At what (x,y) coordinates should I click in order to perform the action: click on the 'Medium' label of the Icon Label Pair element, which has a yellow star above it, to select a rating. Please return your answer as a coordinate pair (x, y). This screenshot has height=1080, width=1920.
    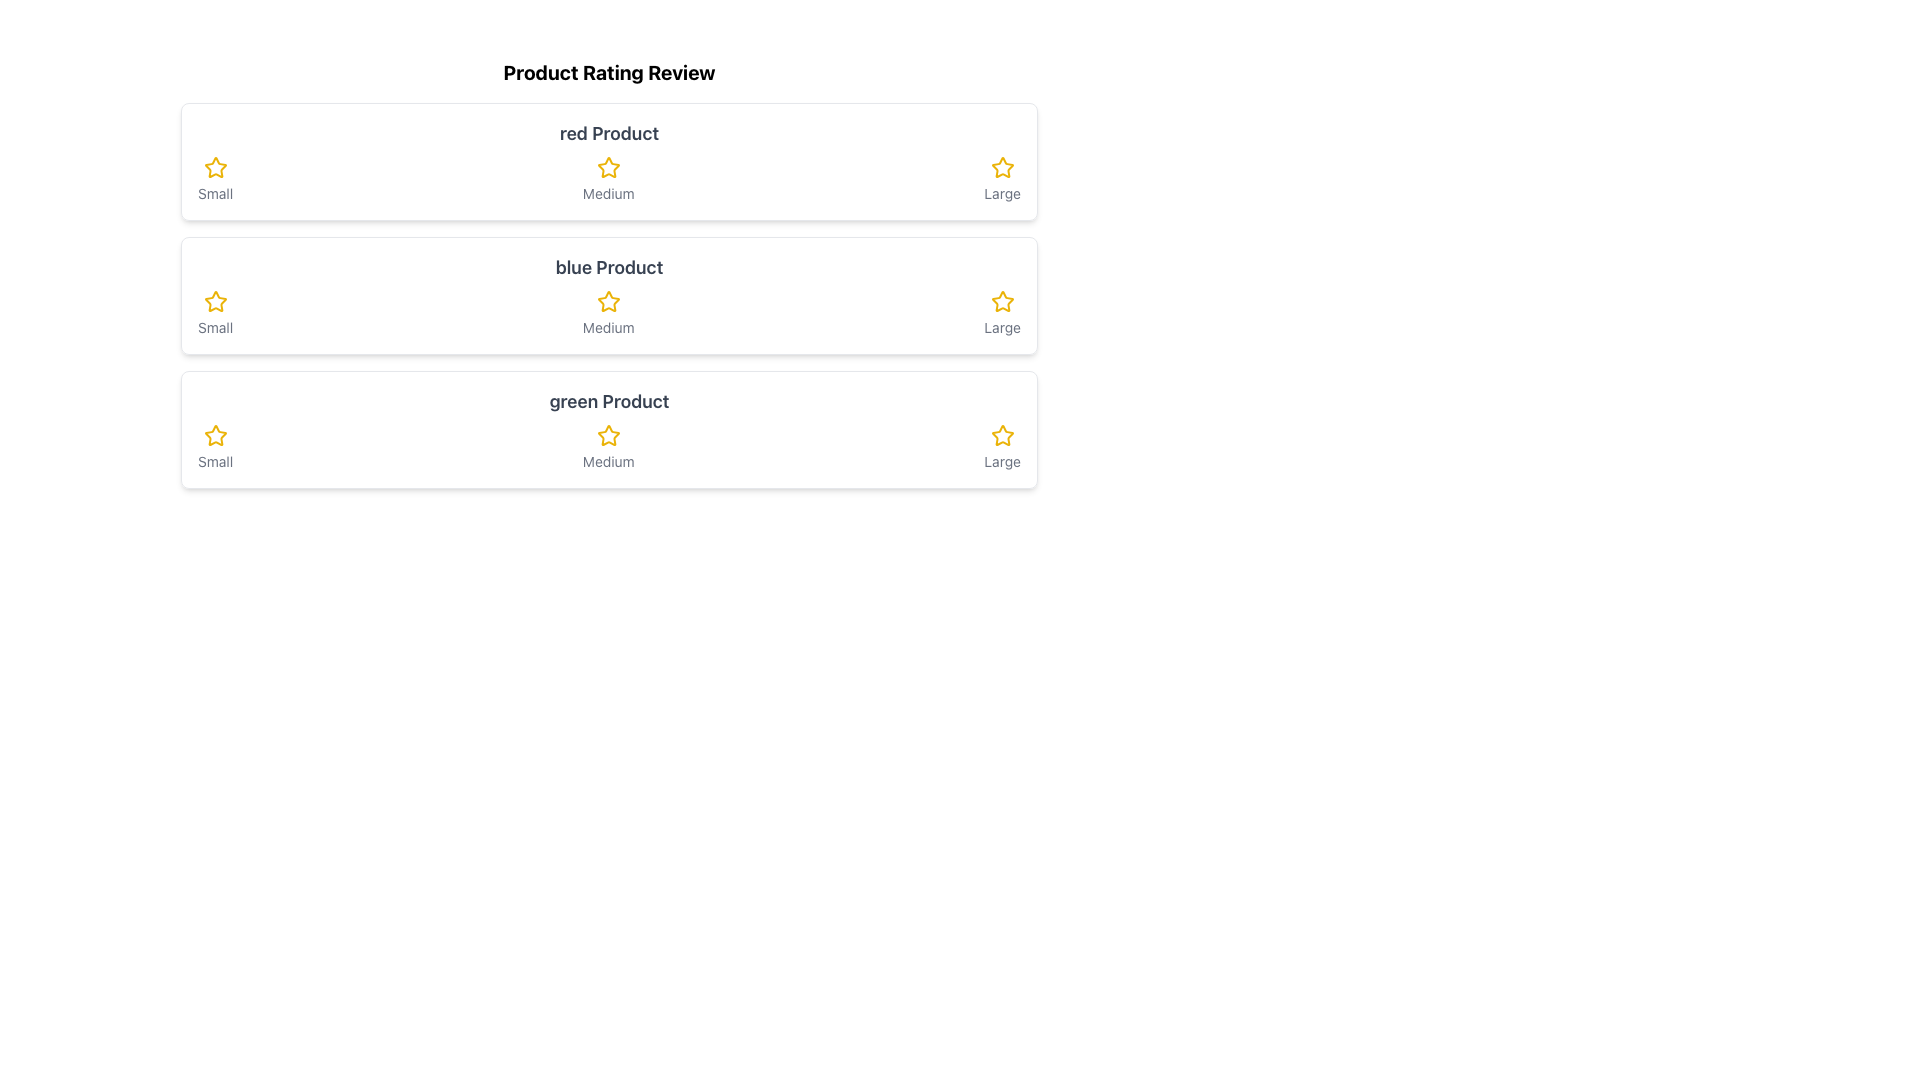
    Looking at the image, I should click on (608, 446).